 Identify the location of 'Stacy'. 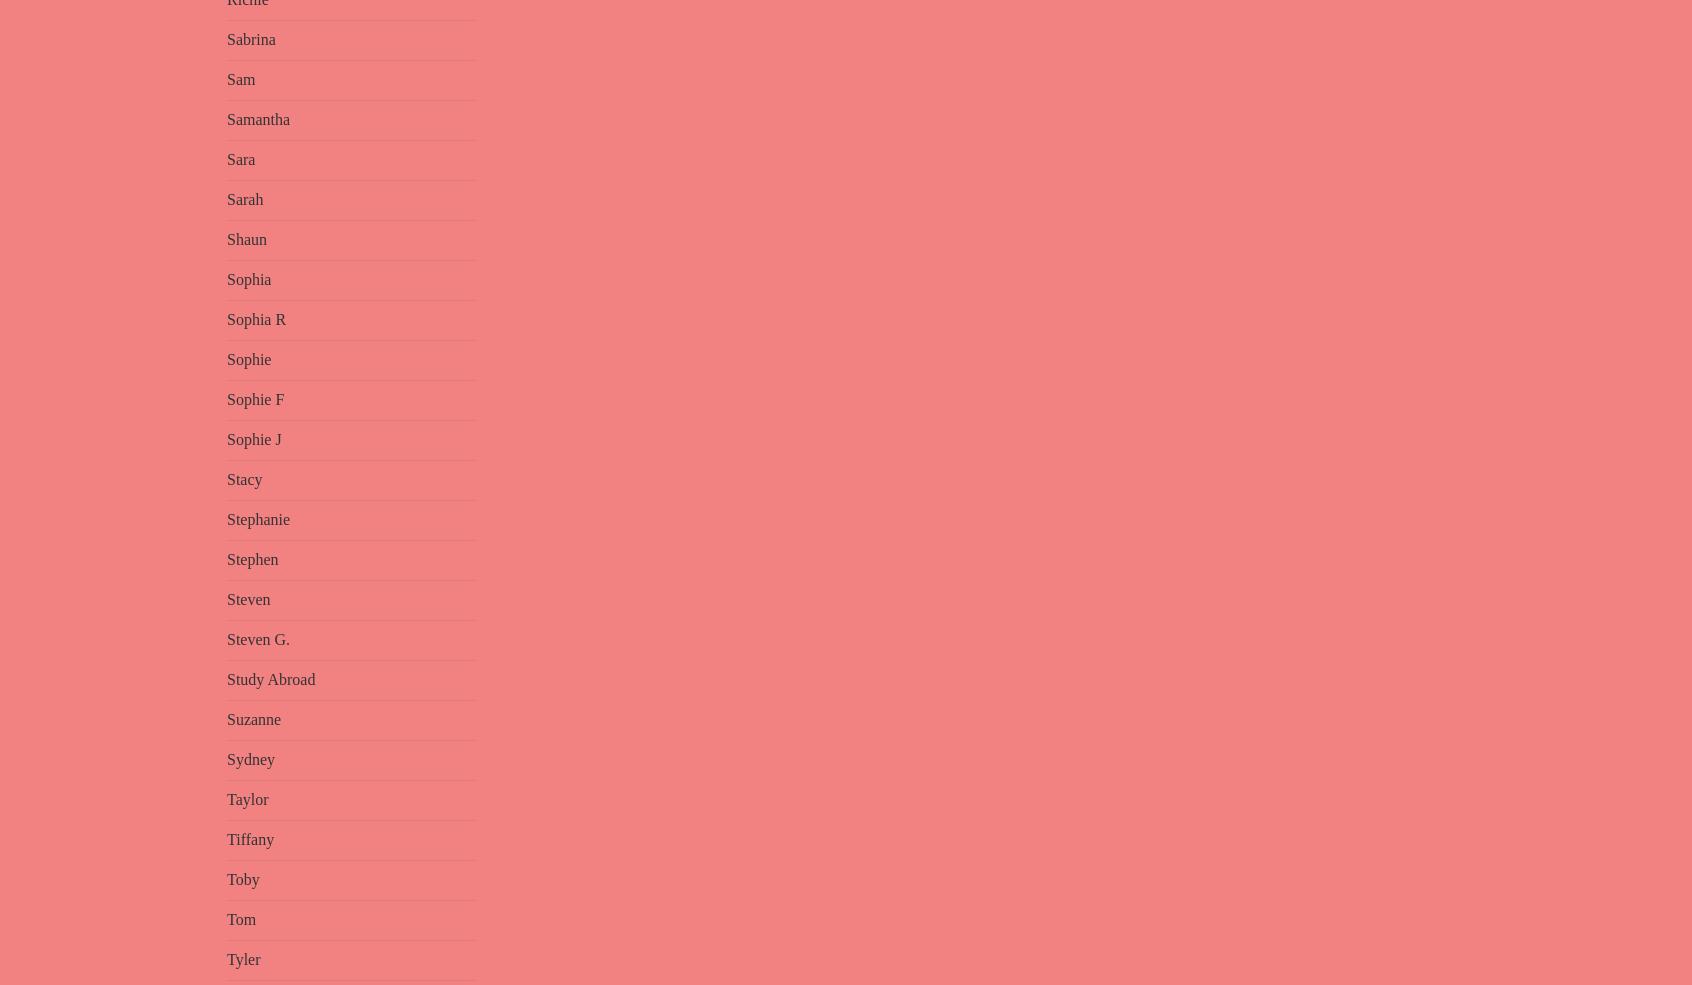
(227, 478).